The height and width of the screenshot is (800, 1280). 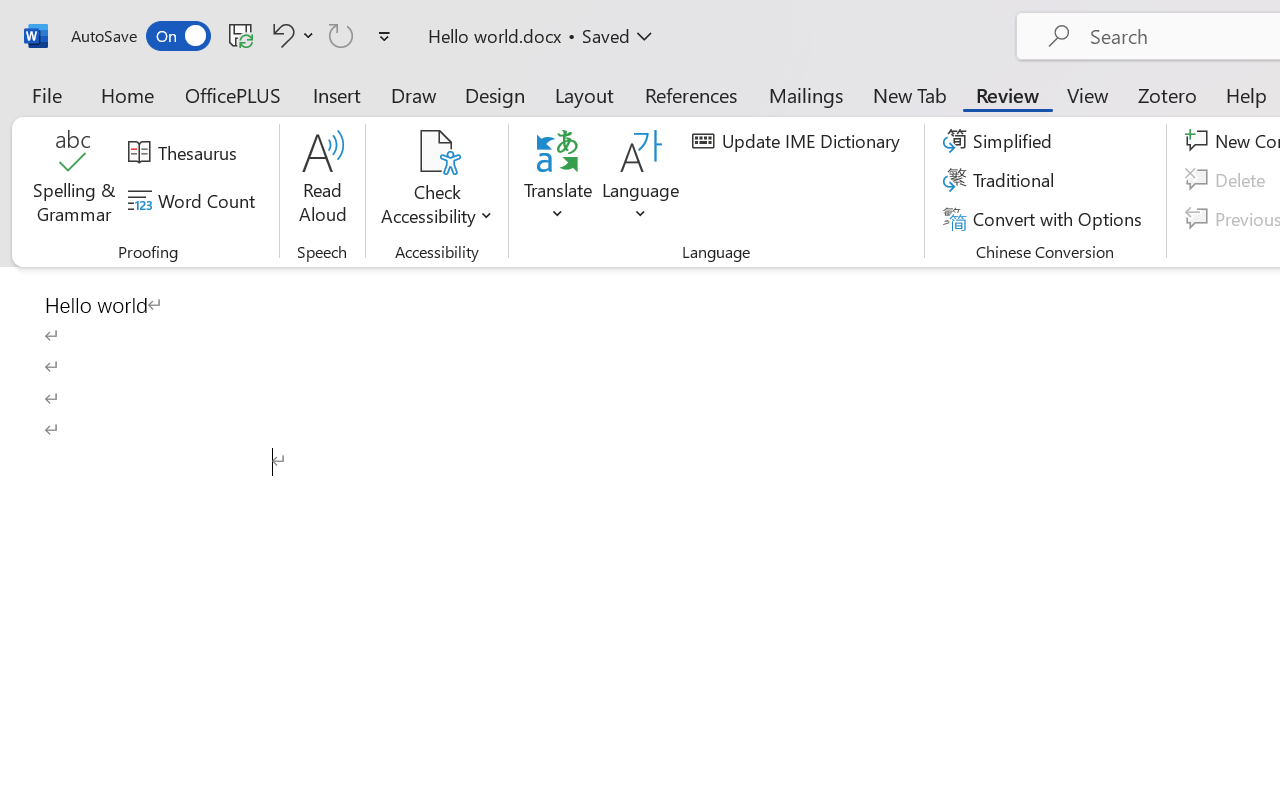 What do you see at coordinates (279, 34) in the screenshot?
I see `'Undo Click and Type Formatting'` at bounding box center [279, 34].